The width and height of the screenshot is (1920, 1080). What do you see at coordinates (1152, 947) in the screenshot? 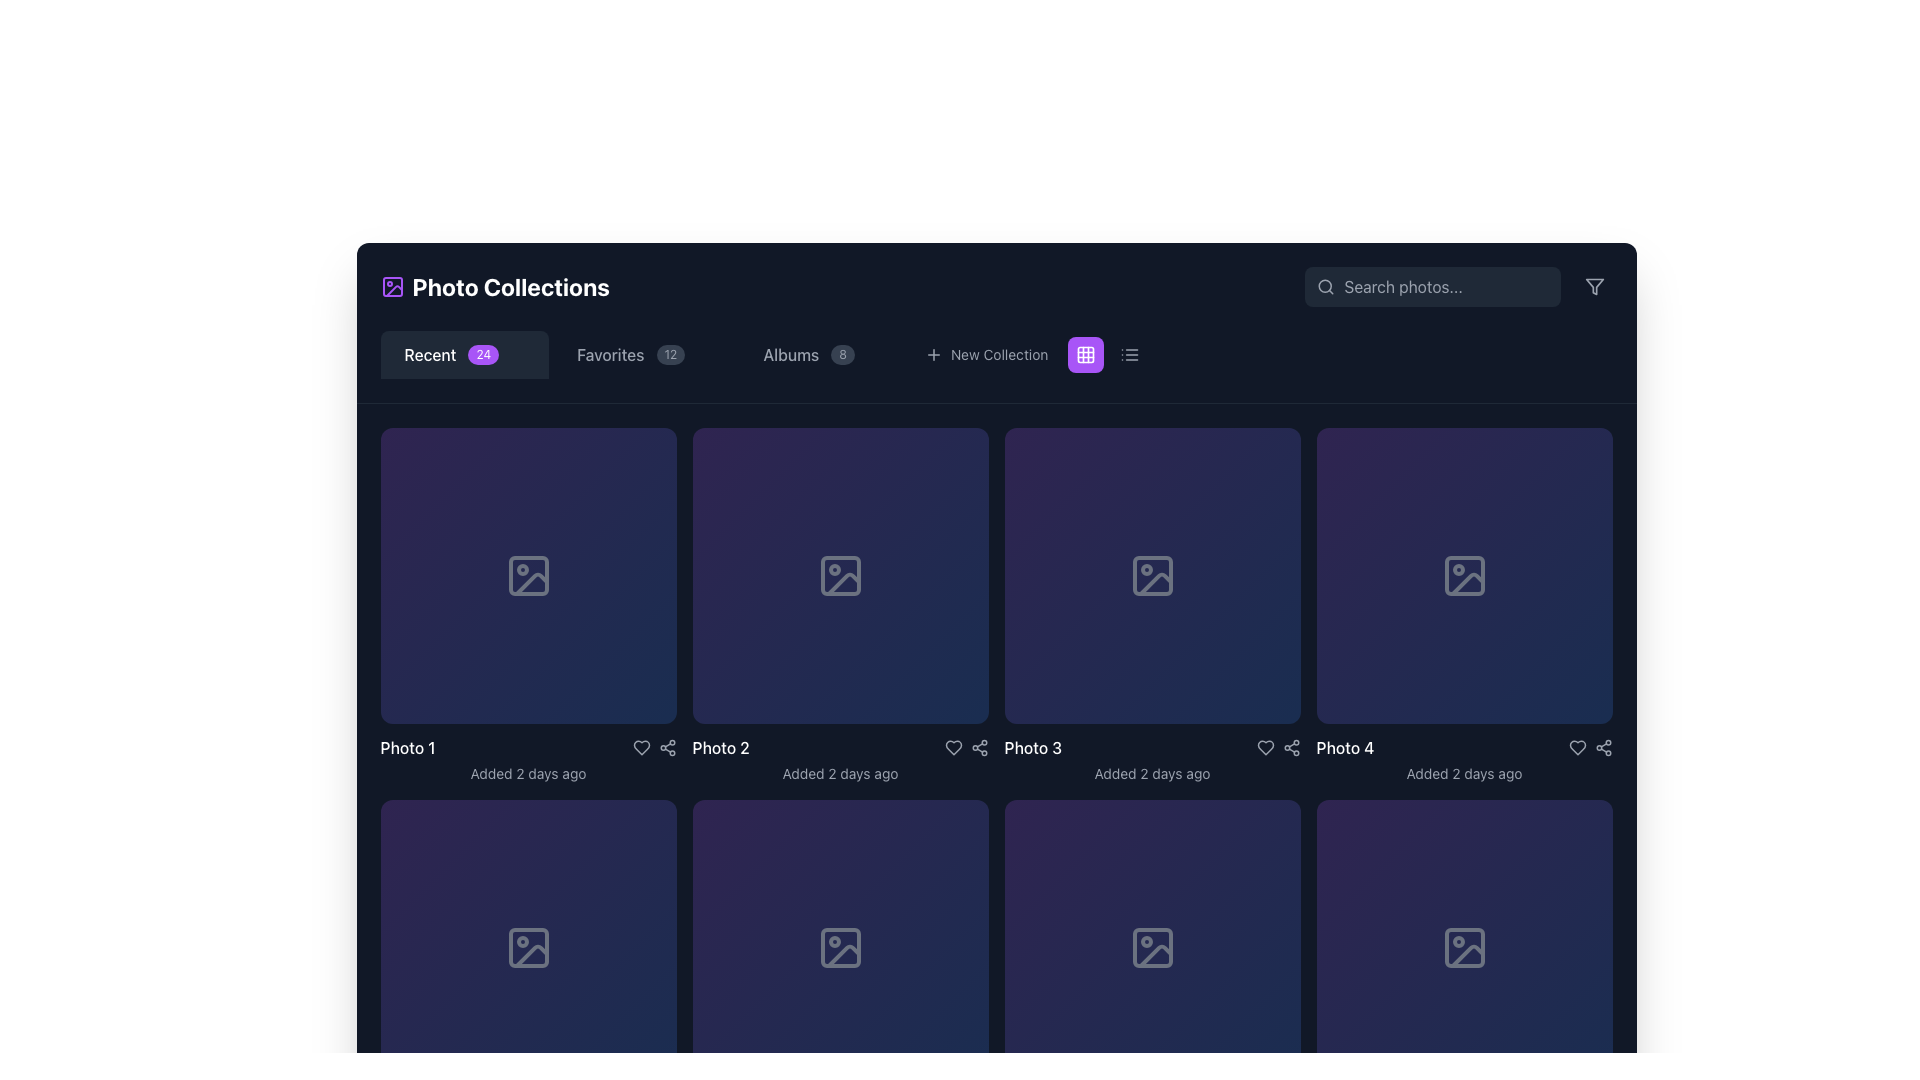
I see `the icon resembling a simplified image placeholder, which is located in the fourth grid cell of the Photo Collections interface, styled in light gray against a dark background` at bounding box center [1152, 947].